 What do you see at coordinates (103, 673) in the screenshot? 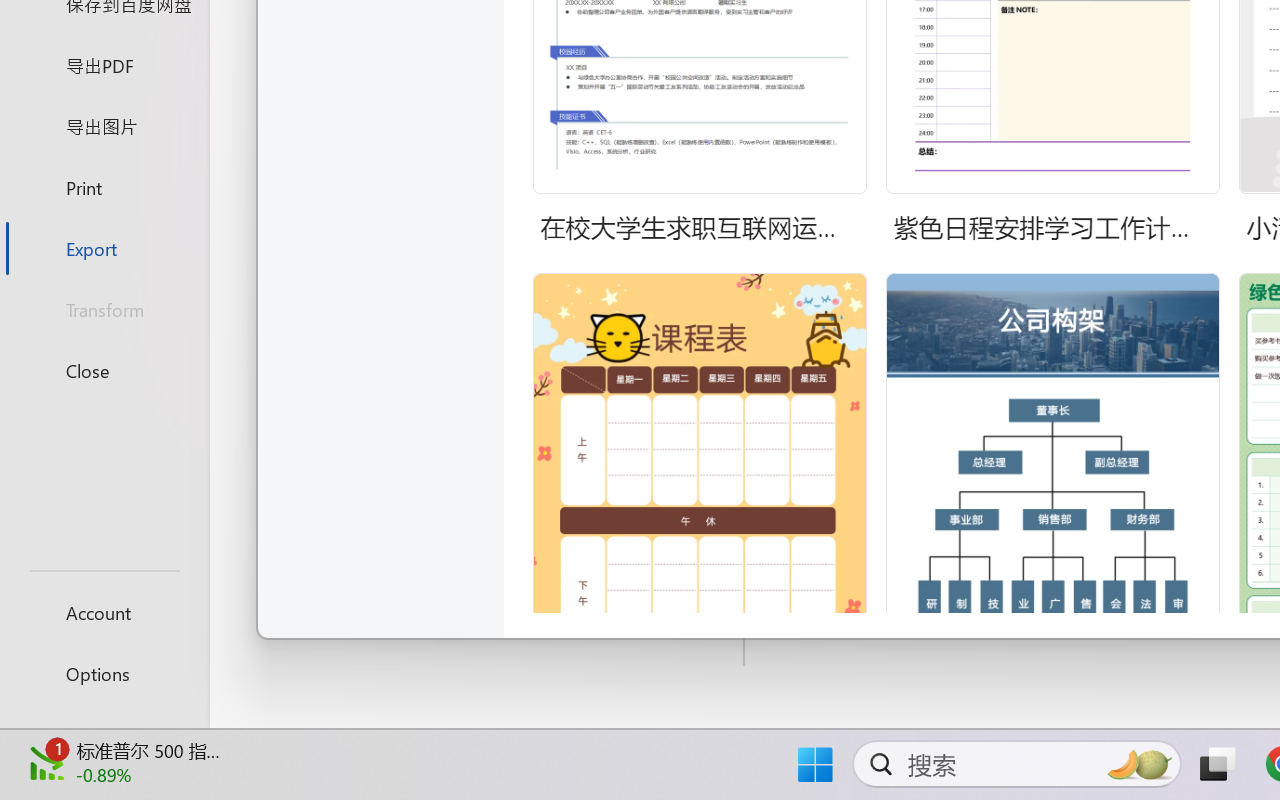
I see `'Options'` at bounding box center [103, 673].